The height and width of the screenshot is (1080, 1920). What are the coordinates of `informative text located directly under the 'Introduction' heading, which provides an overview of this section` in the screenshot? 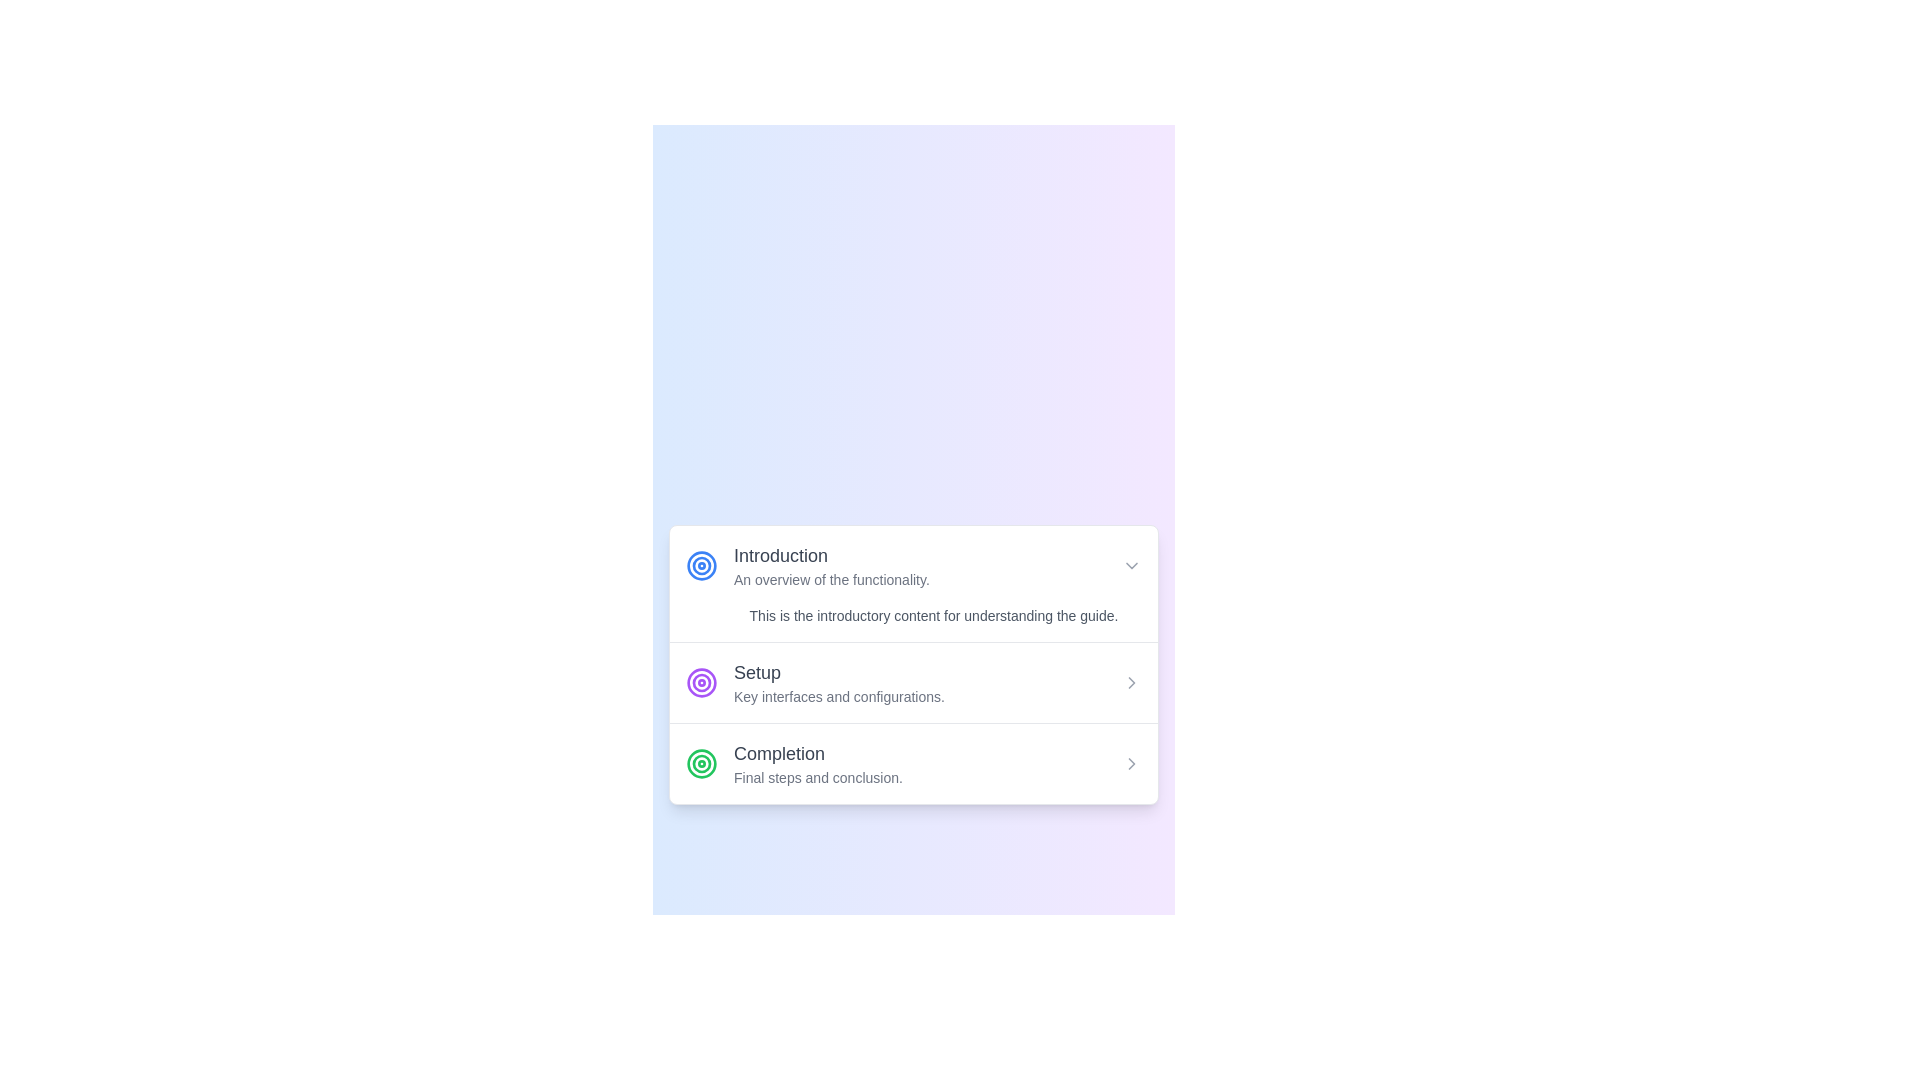 It's located at (831, 579).